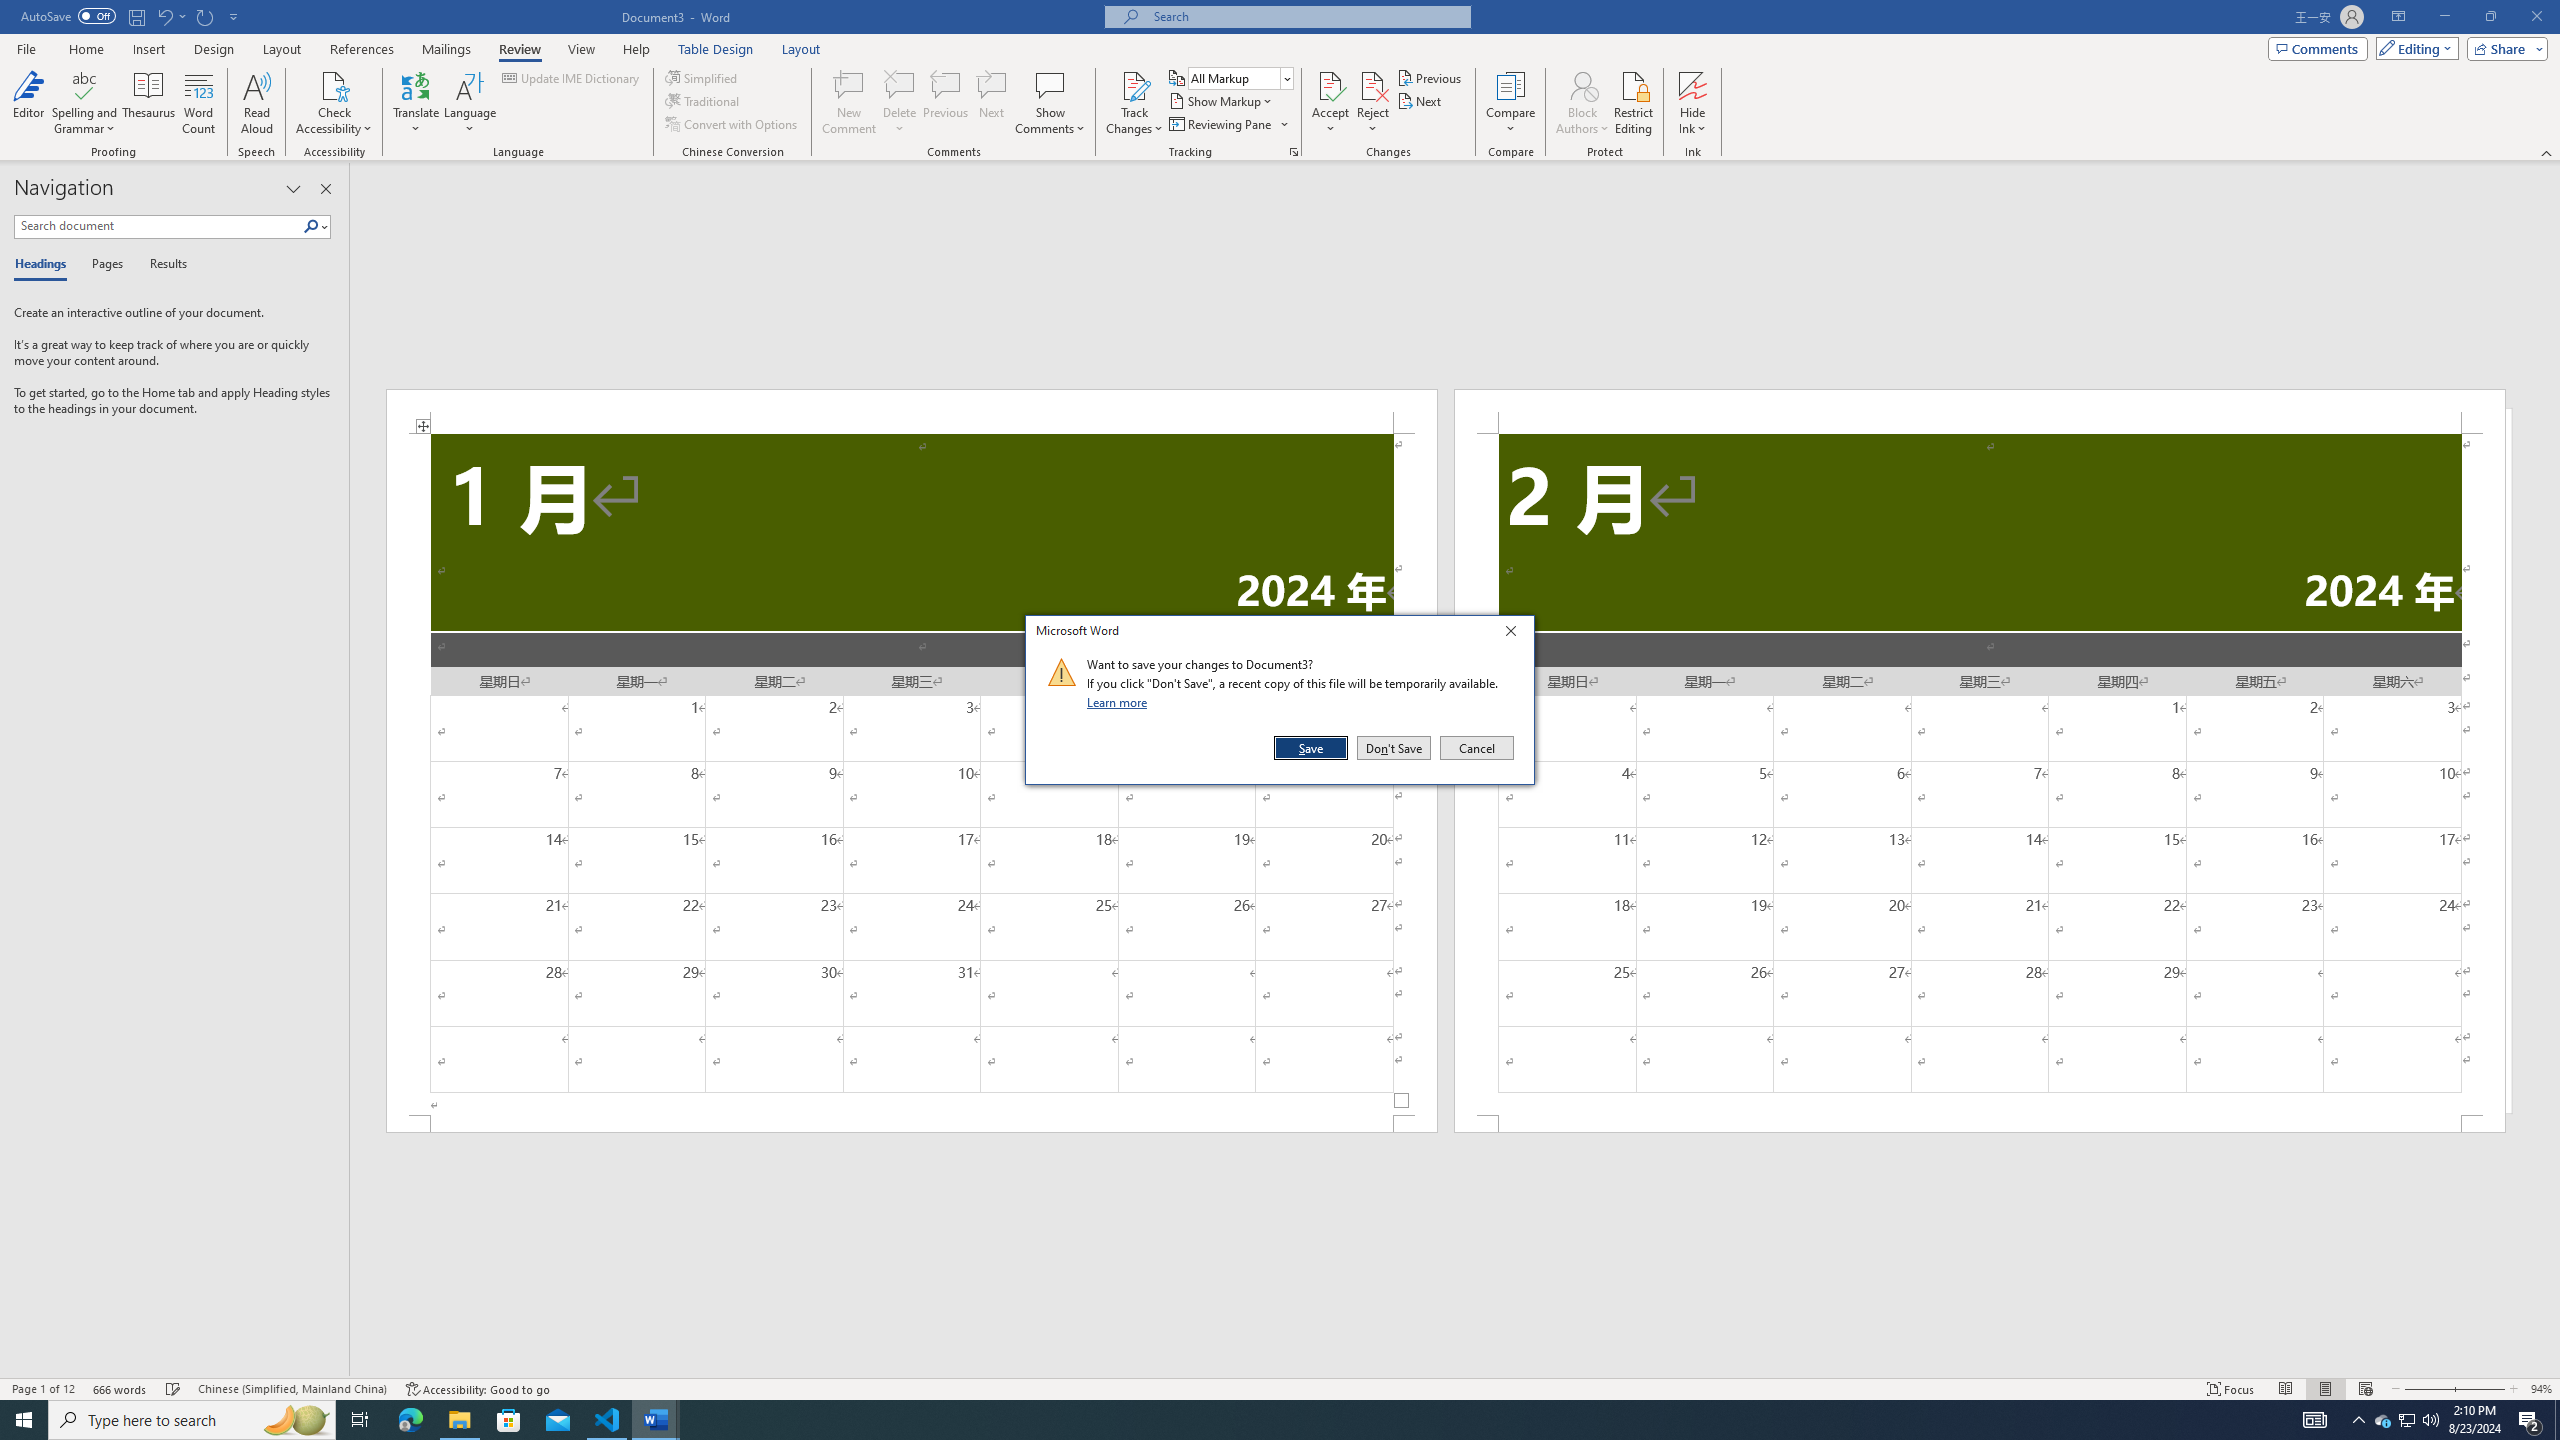 The image size is (2560, 1440). I want to click on 'Show Comments', so click(1049, 103).